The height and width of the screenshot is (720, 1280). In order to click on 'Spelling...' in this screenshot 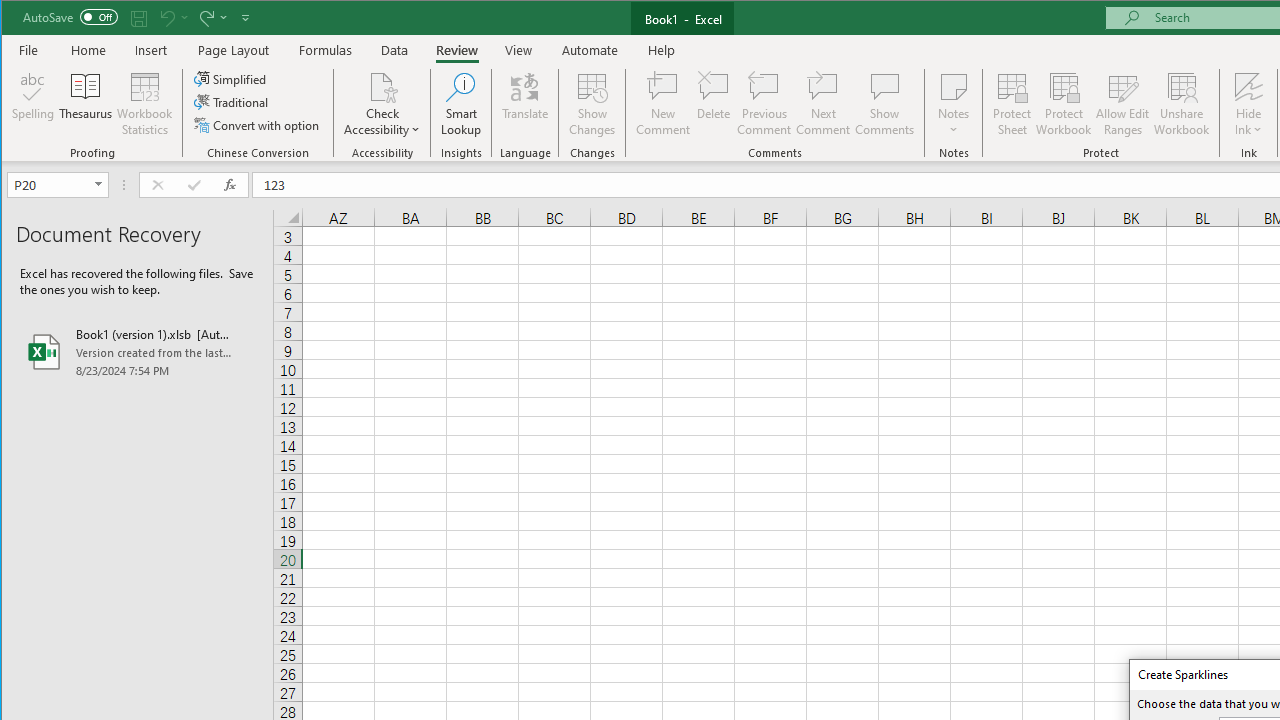, I will do `click(33, 104)`.